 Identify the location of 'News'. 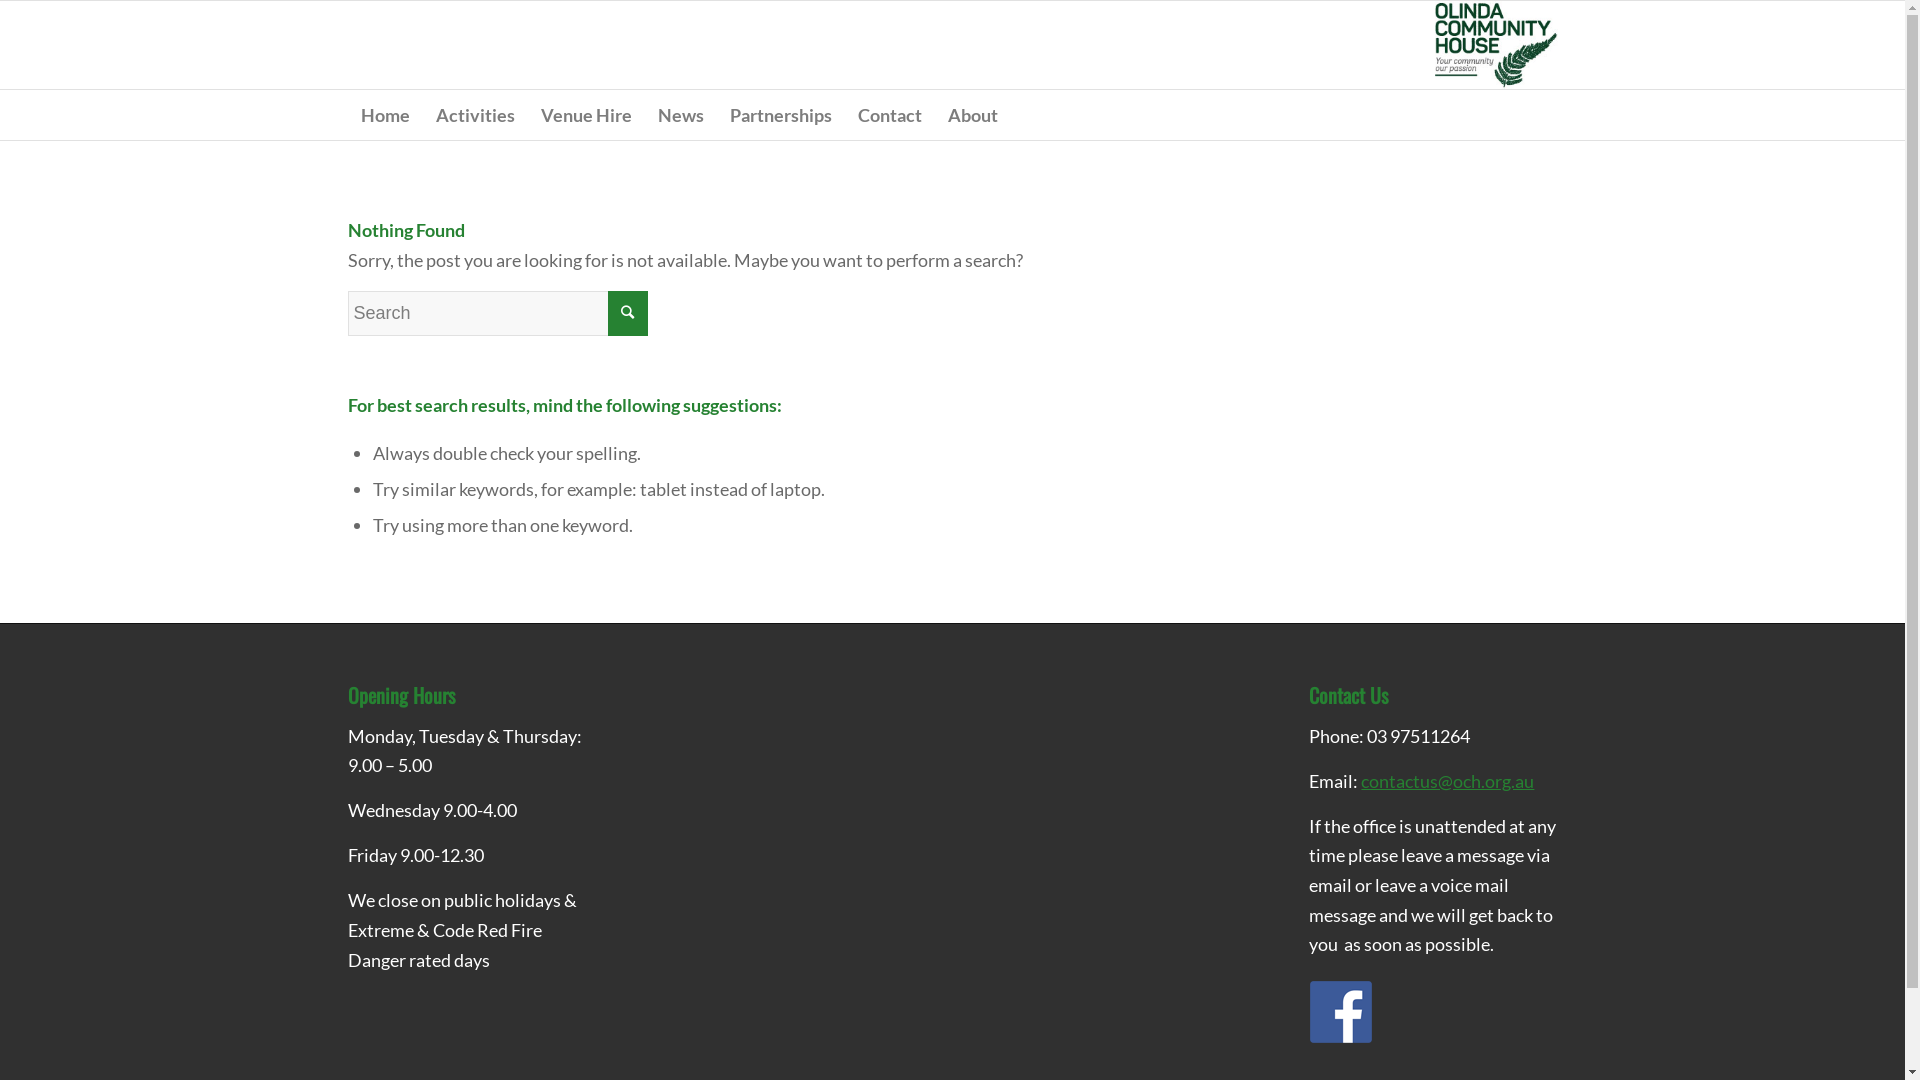
(680, 115).